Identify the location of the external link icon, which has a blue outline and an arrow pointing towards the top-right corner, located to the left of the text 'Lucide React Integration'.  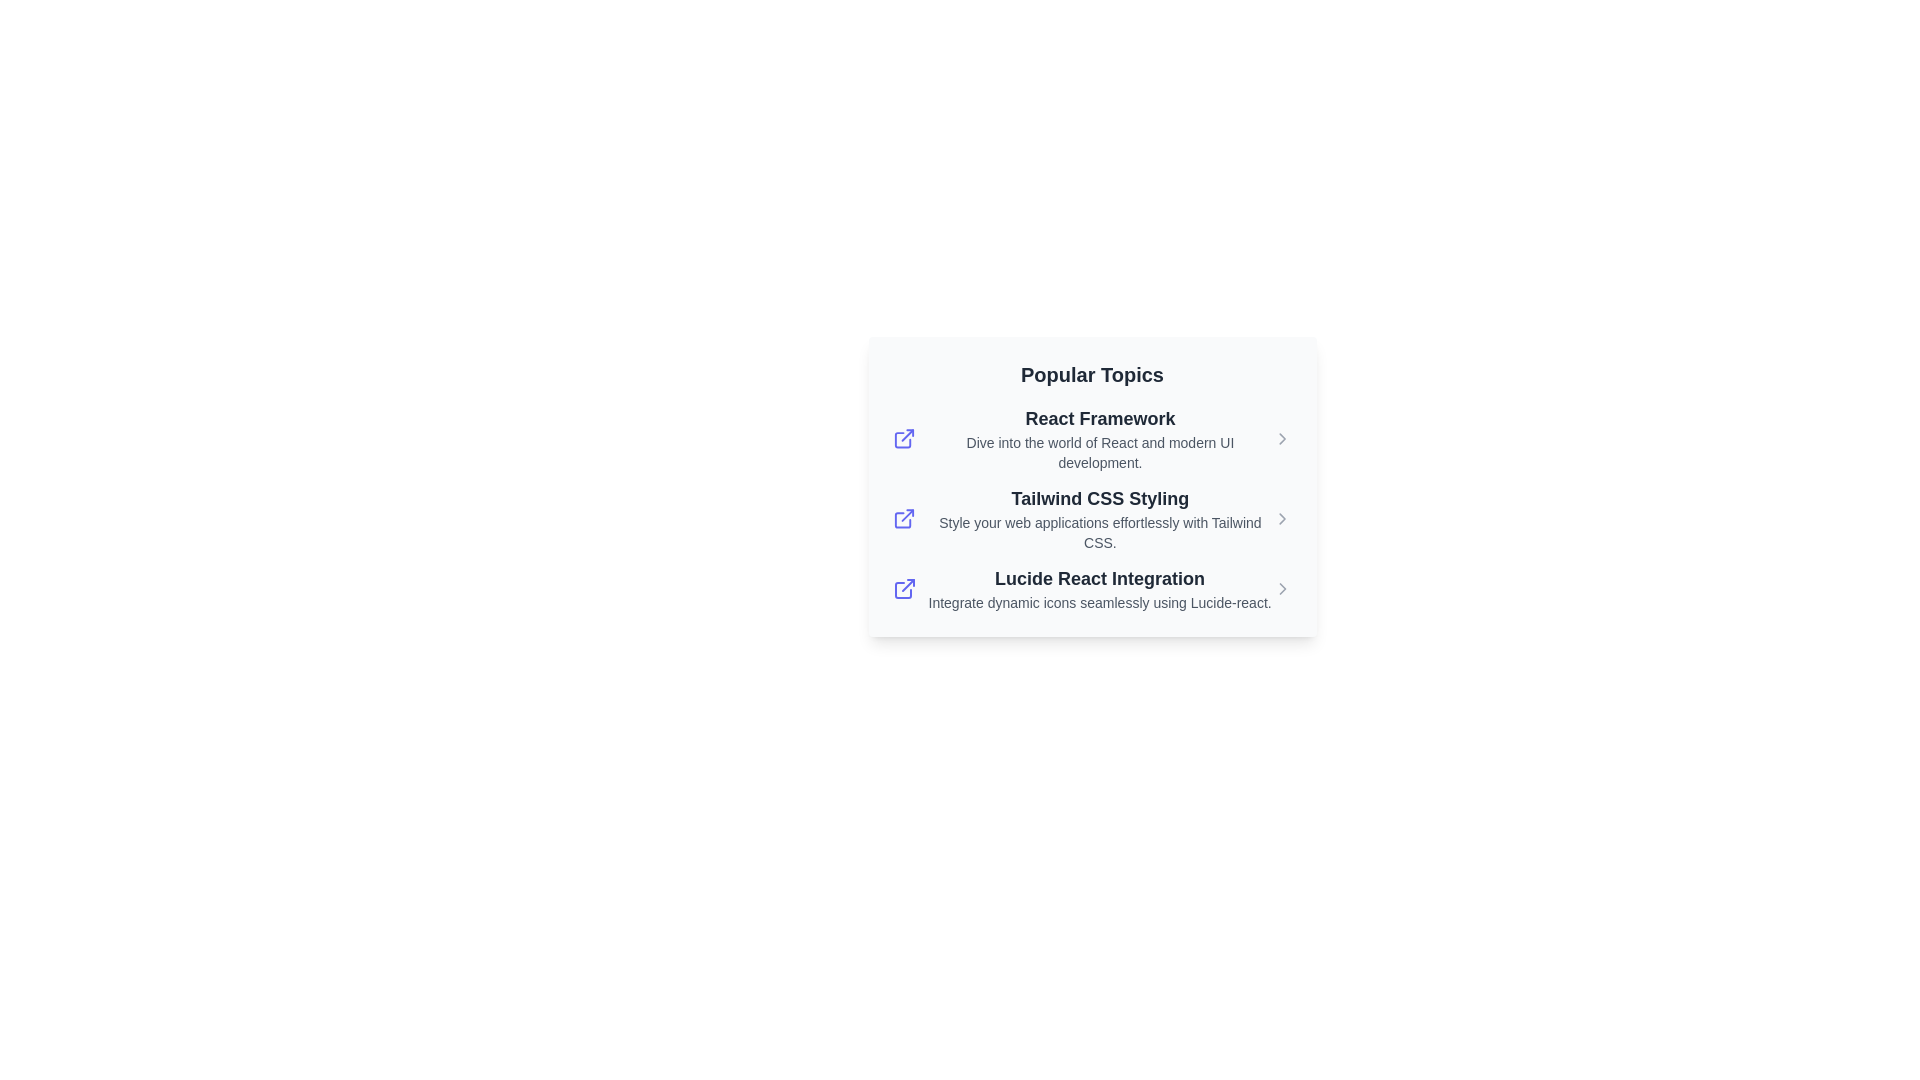
(903, 588).